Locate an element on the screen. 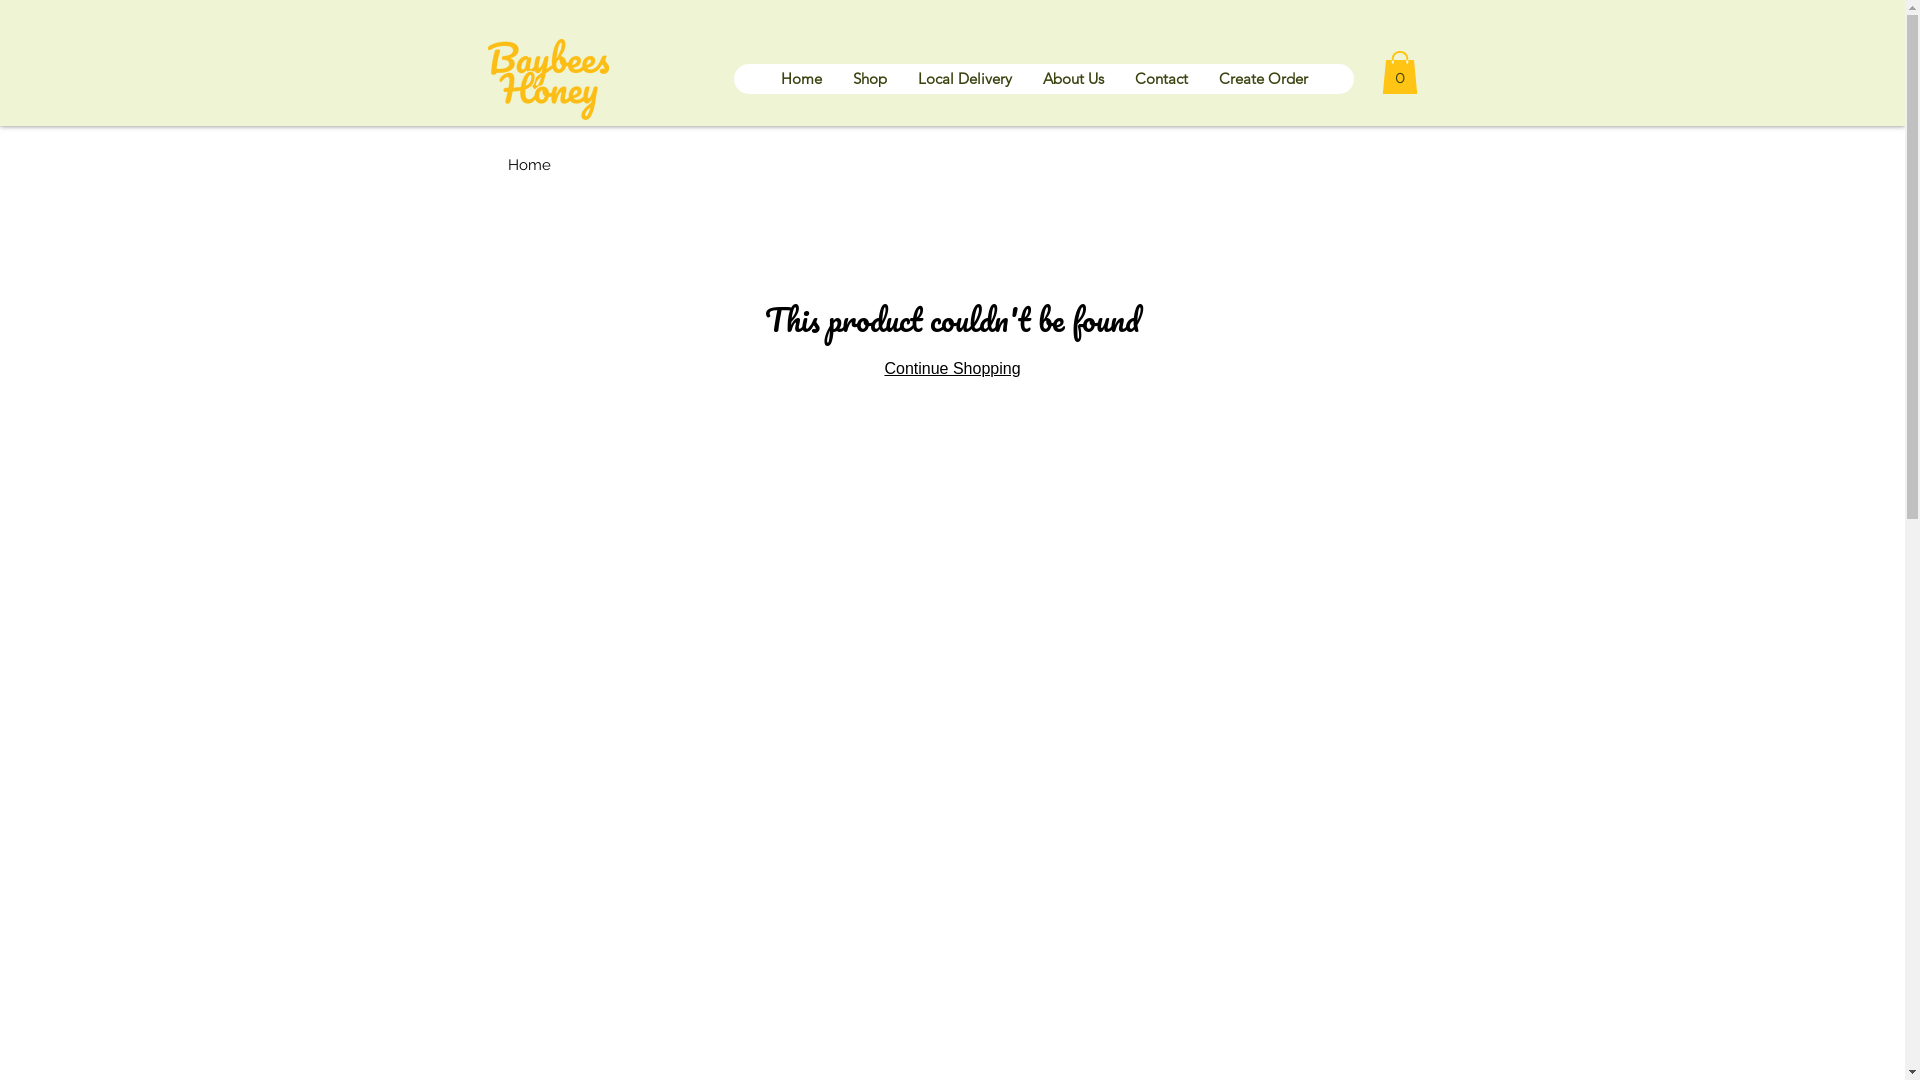 The image size is (1920, 1080). 'Shop' is located at coordinates (868, 77).